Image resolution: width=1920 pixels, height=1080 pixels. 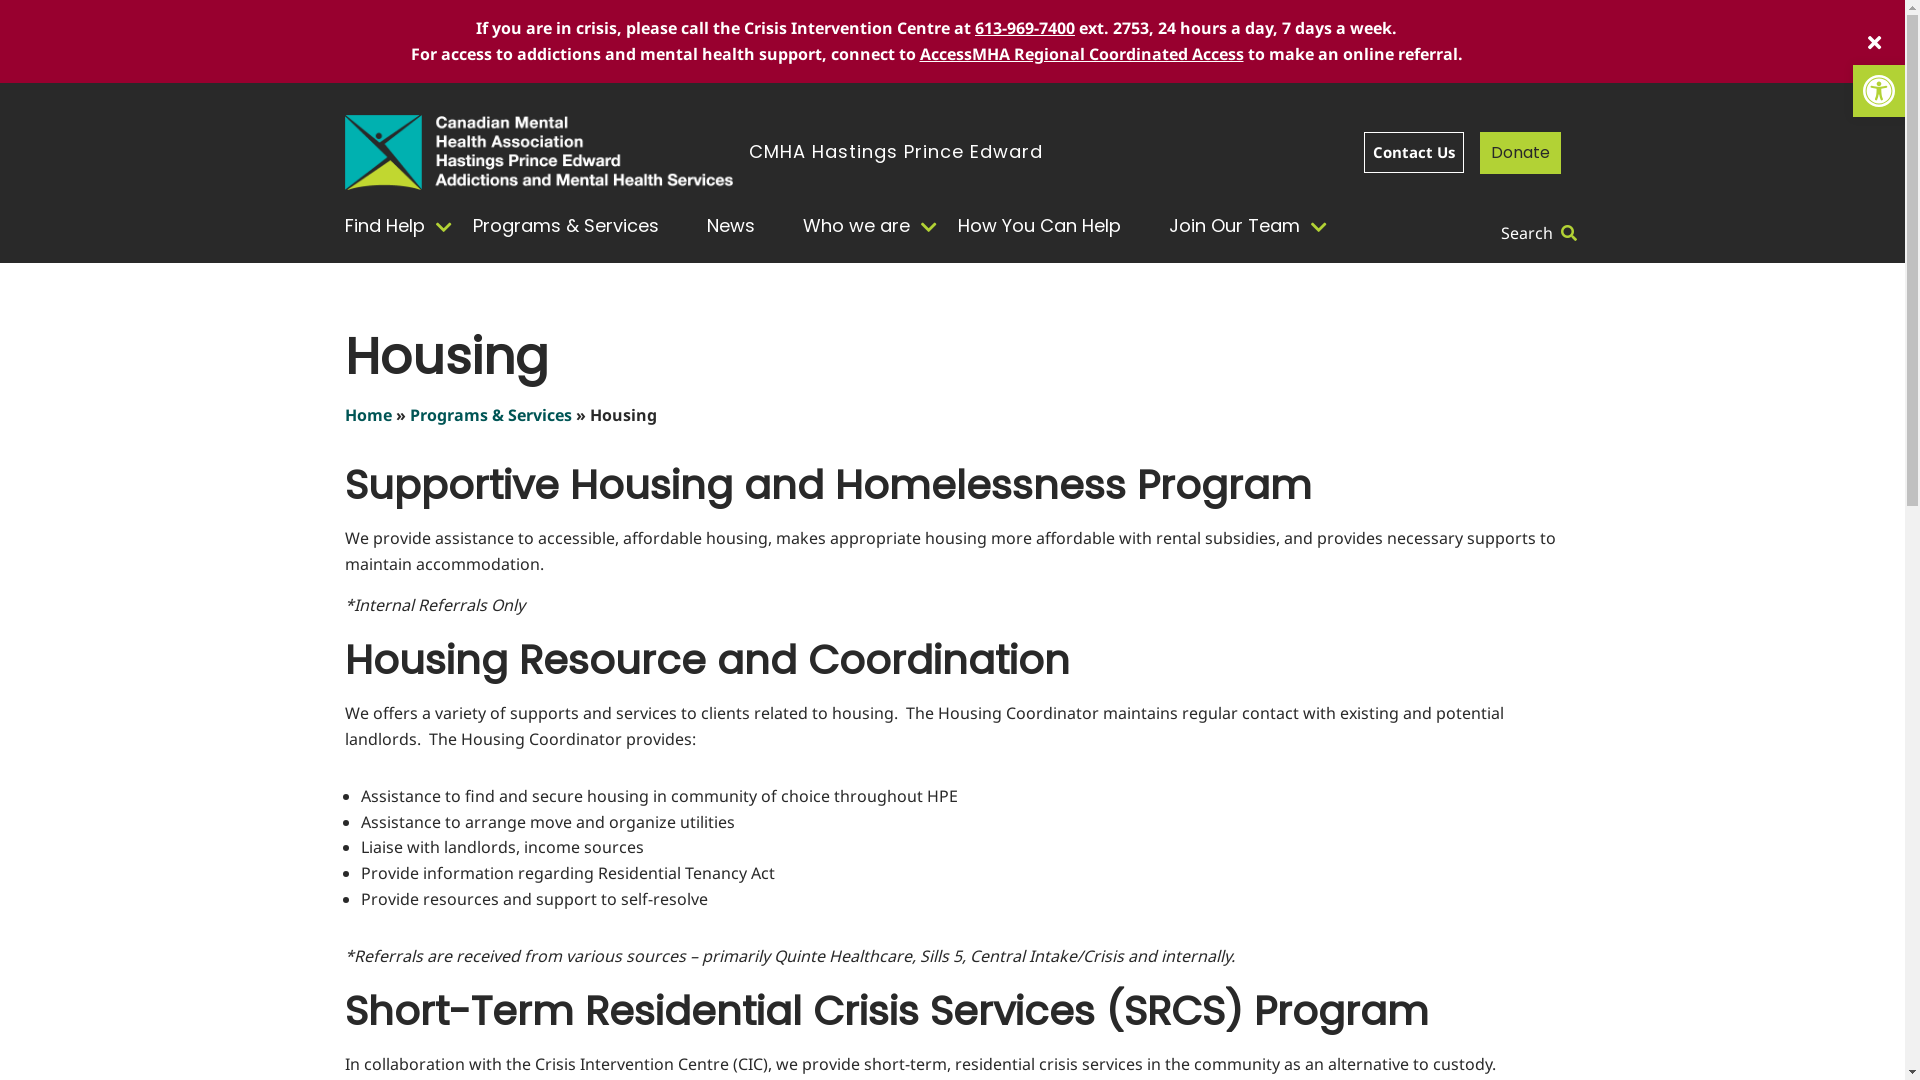 What do you see at coordinates (1520, 152) in the screenshot?
I see `'Donate'` at bounding box center [1520, 152].